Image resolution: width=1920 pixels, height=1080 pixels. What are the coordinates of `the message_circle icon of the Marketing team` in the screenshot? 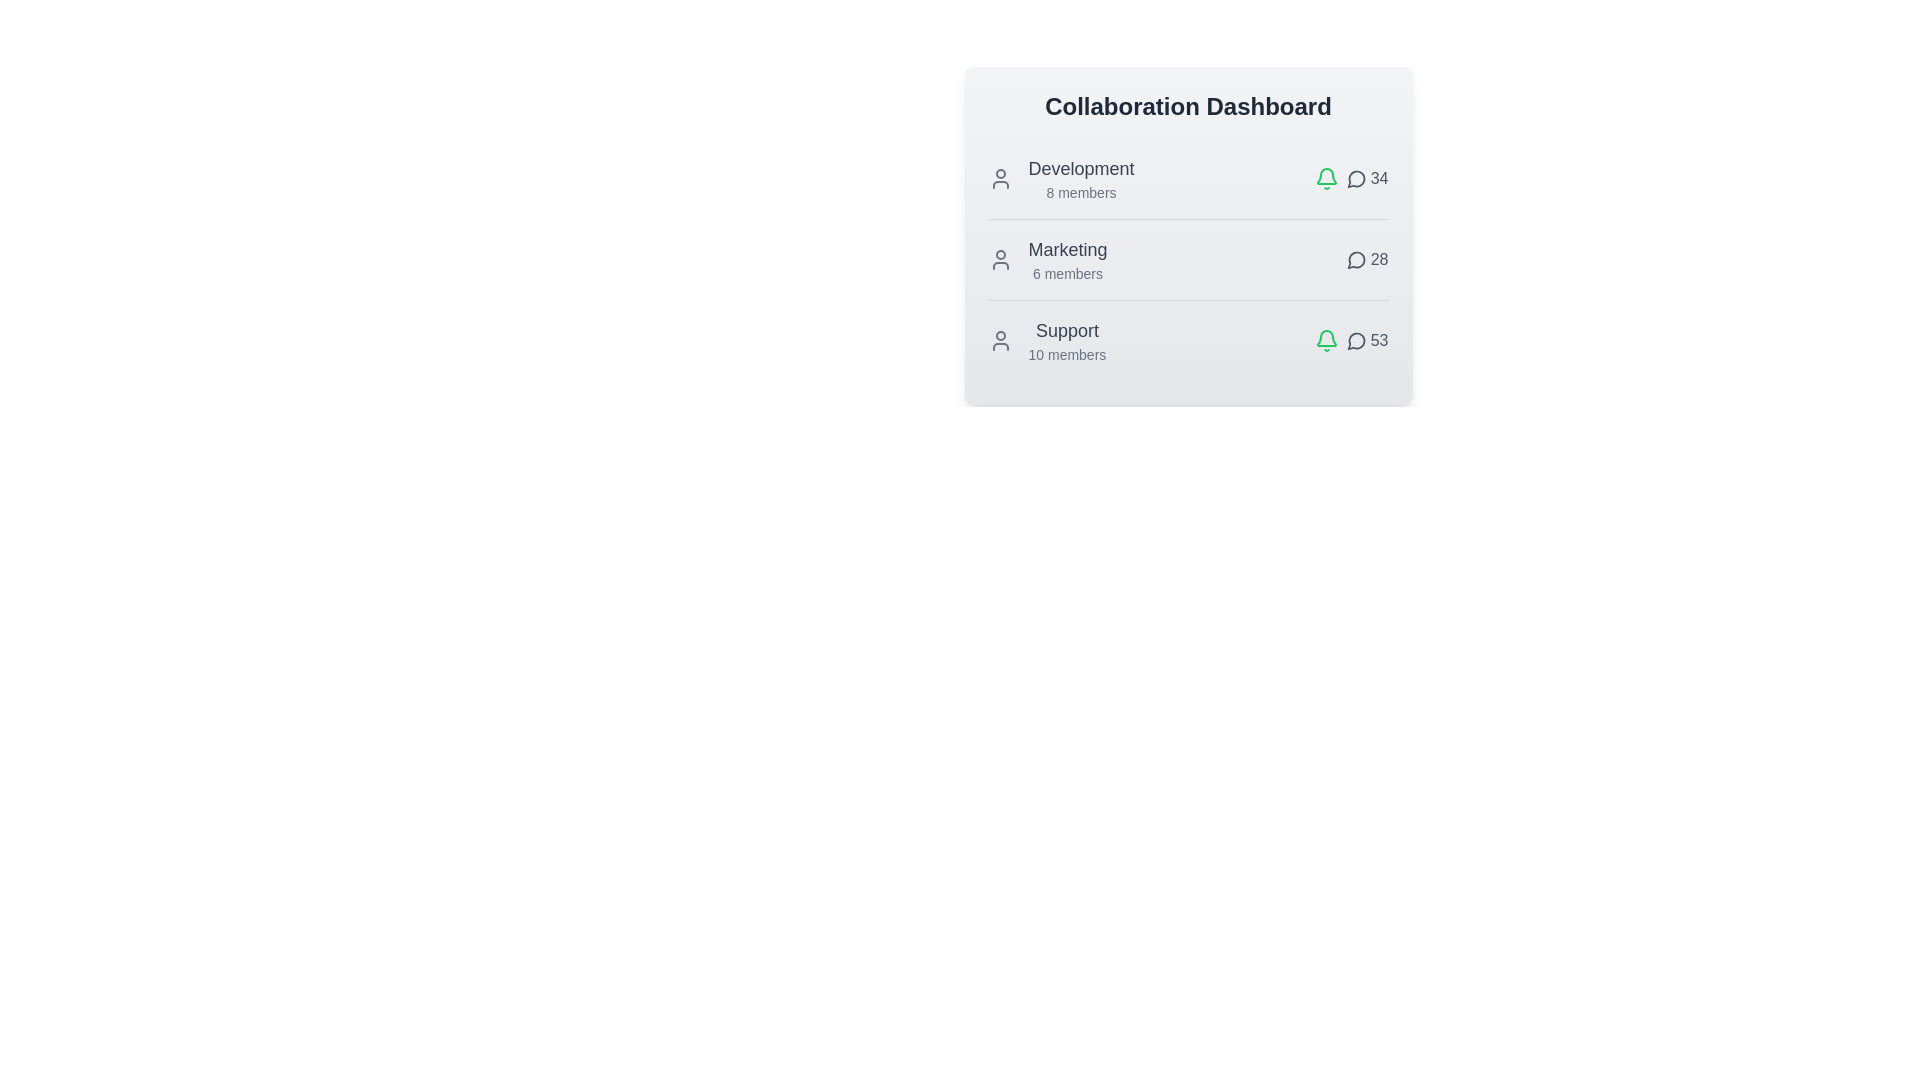 It's located at (1356, 258).